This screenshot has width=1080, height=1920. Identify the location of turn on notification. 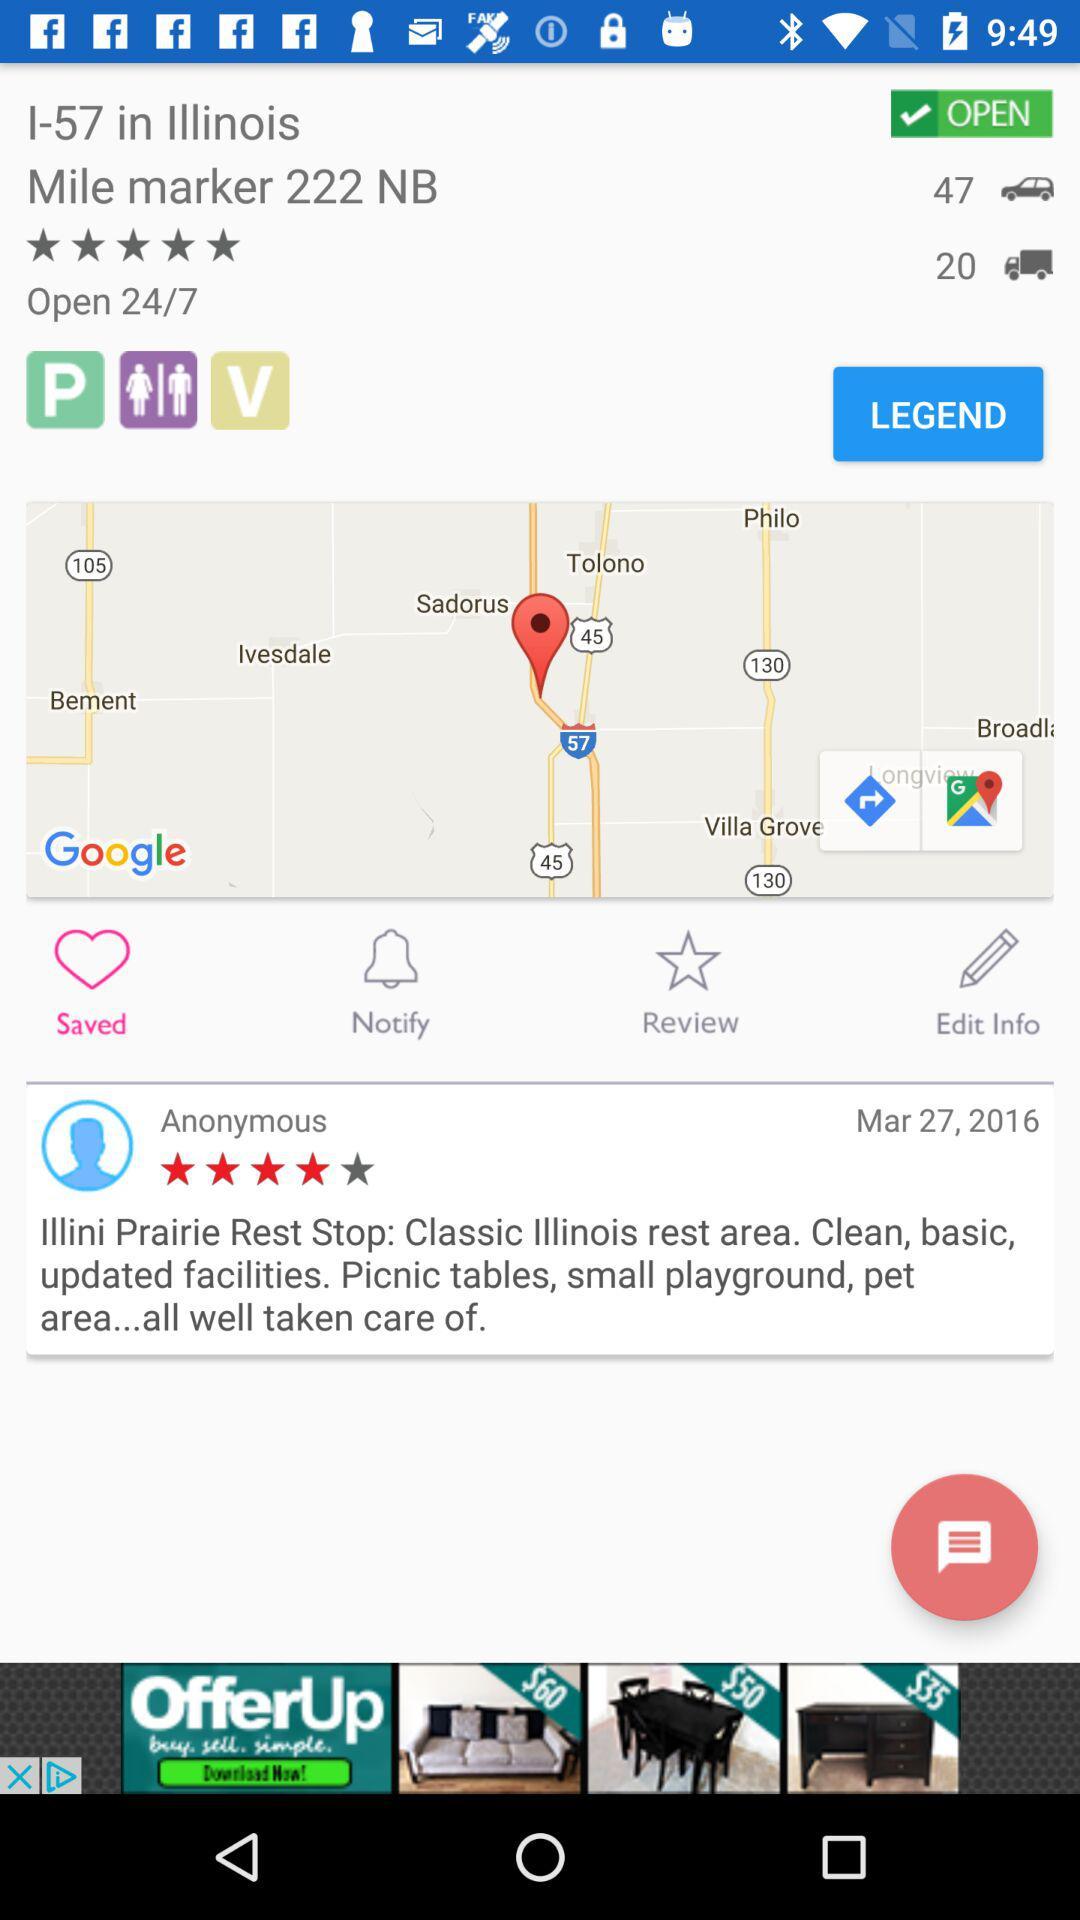
(390, 982).